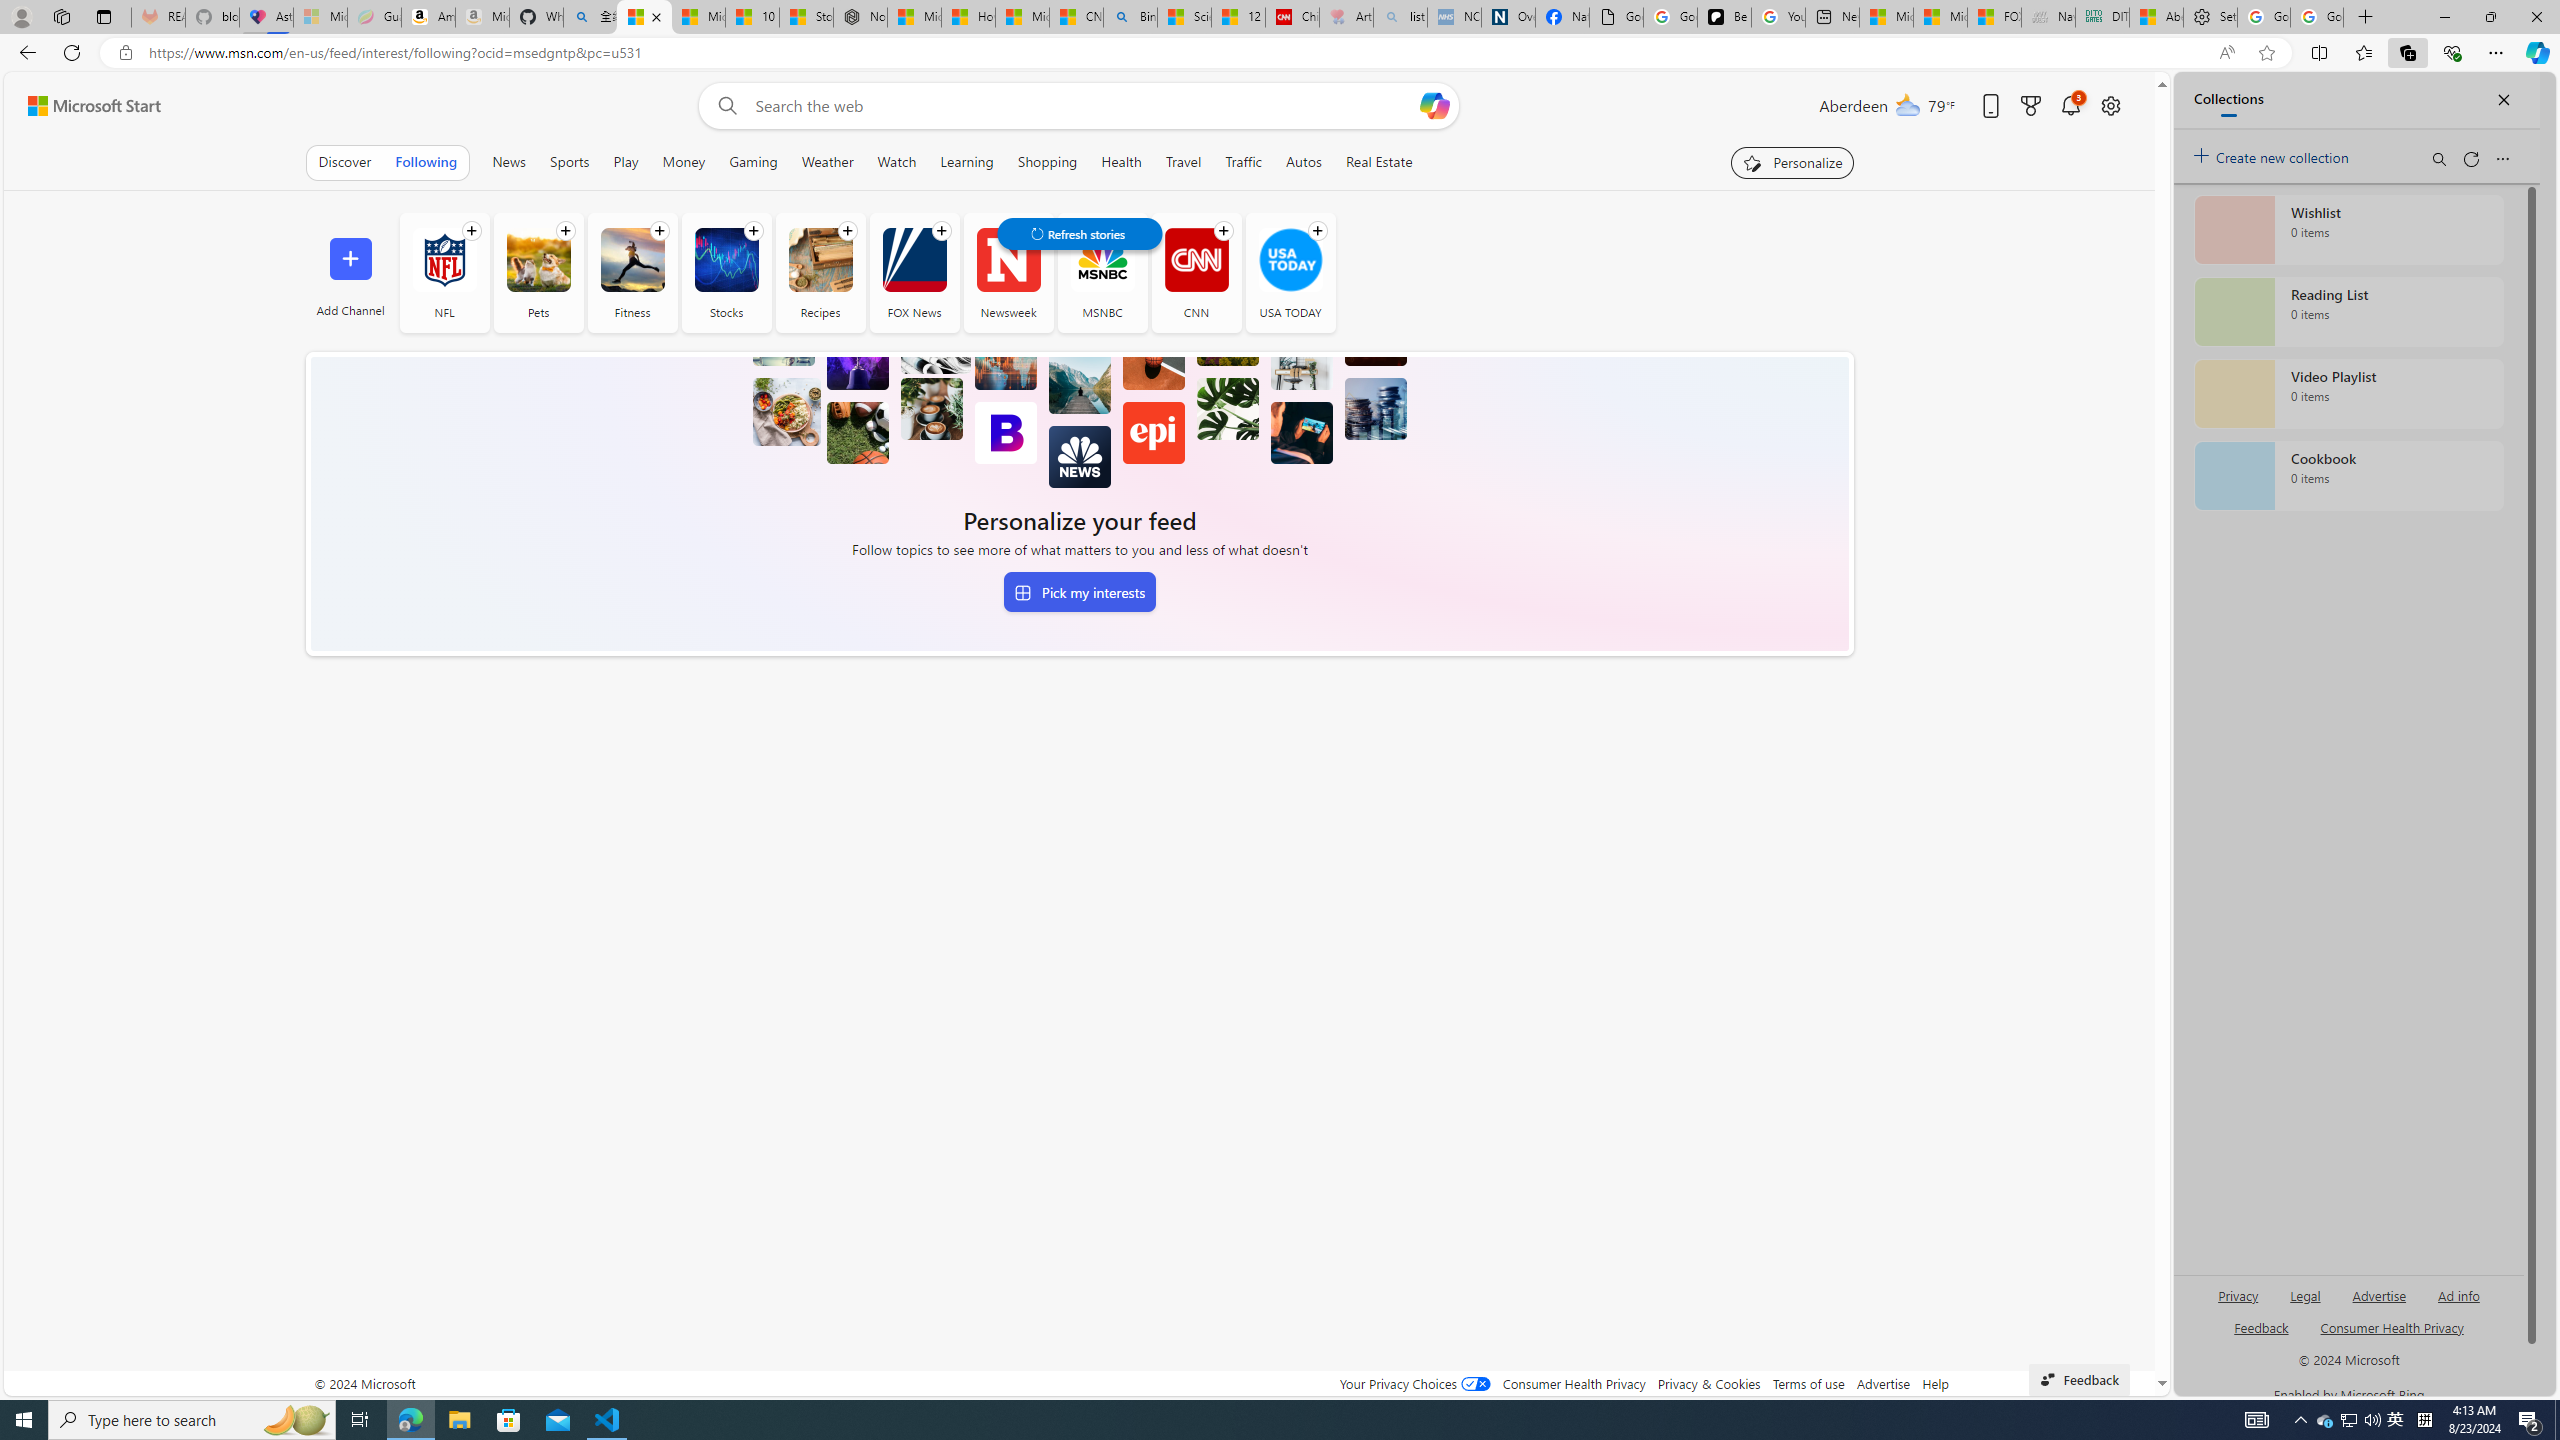 The width and height of the screenshot is (2560, 1440). What do you see at coordinates (914, 258) in the screenshot?
I see `'FOX News'` at bounding box center [914, 258].